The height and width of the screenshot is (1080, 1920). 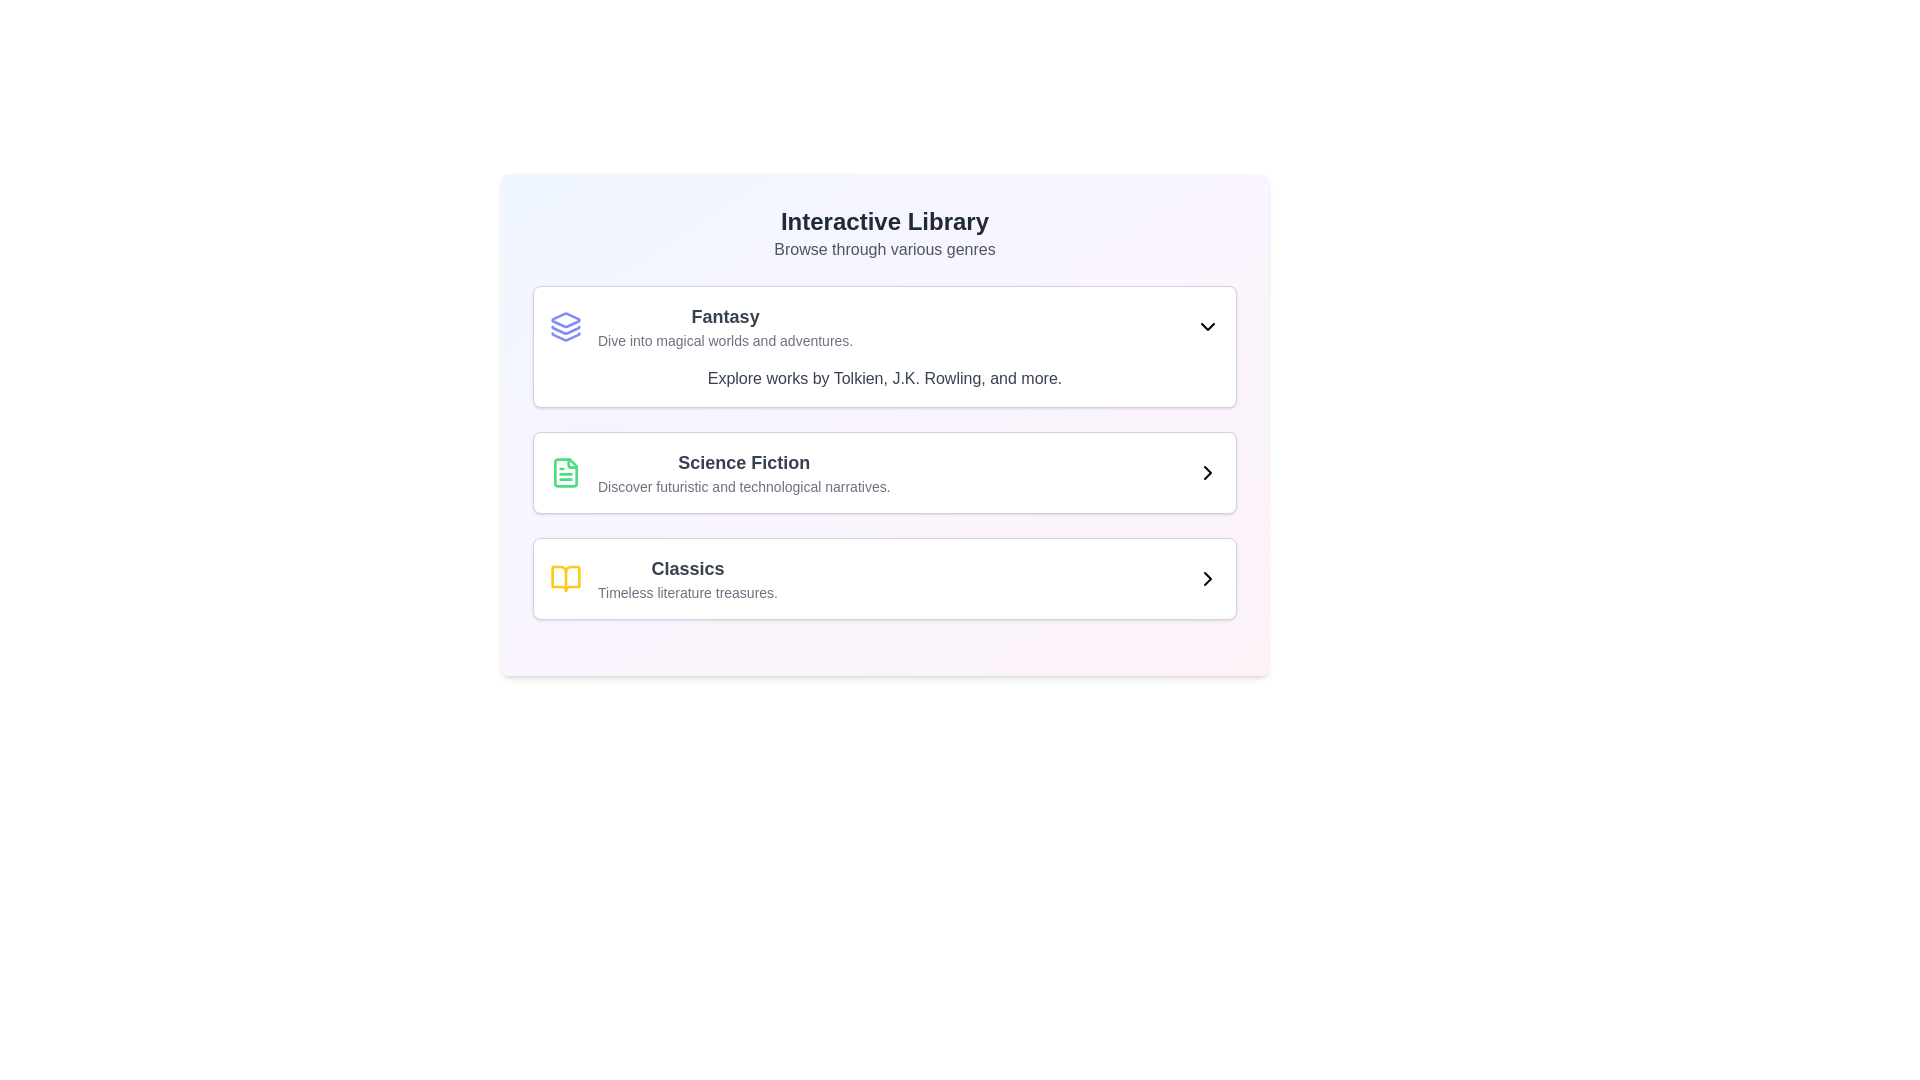 What do you see at coordinates (883, 326) in the screenshot?
I see `the downward chevron arrow on the right side of the 'Fantasy' section` at bounding box center [883, 326].